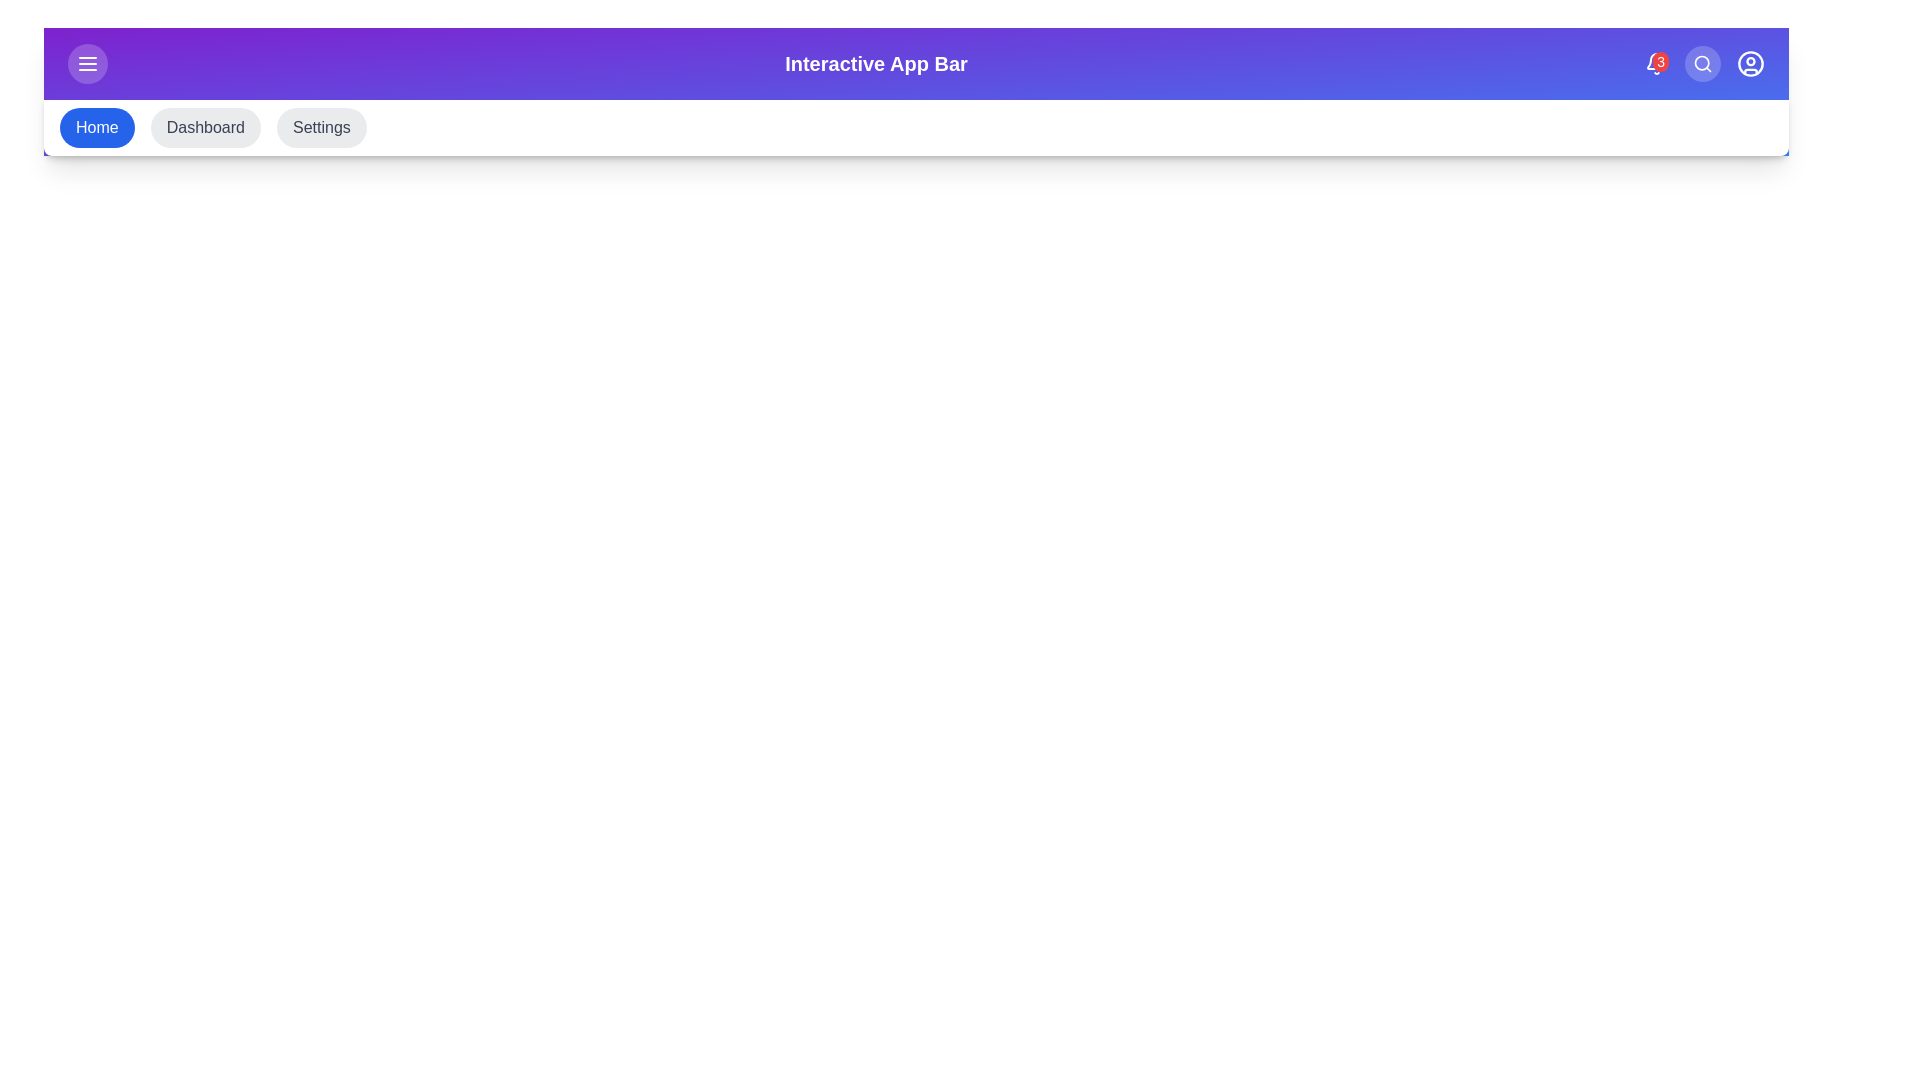  Describe the element at coordinates (1656, 63) in the screenshot. I see `the notification bell icon` at that location.